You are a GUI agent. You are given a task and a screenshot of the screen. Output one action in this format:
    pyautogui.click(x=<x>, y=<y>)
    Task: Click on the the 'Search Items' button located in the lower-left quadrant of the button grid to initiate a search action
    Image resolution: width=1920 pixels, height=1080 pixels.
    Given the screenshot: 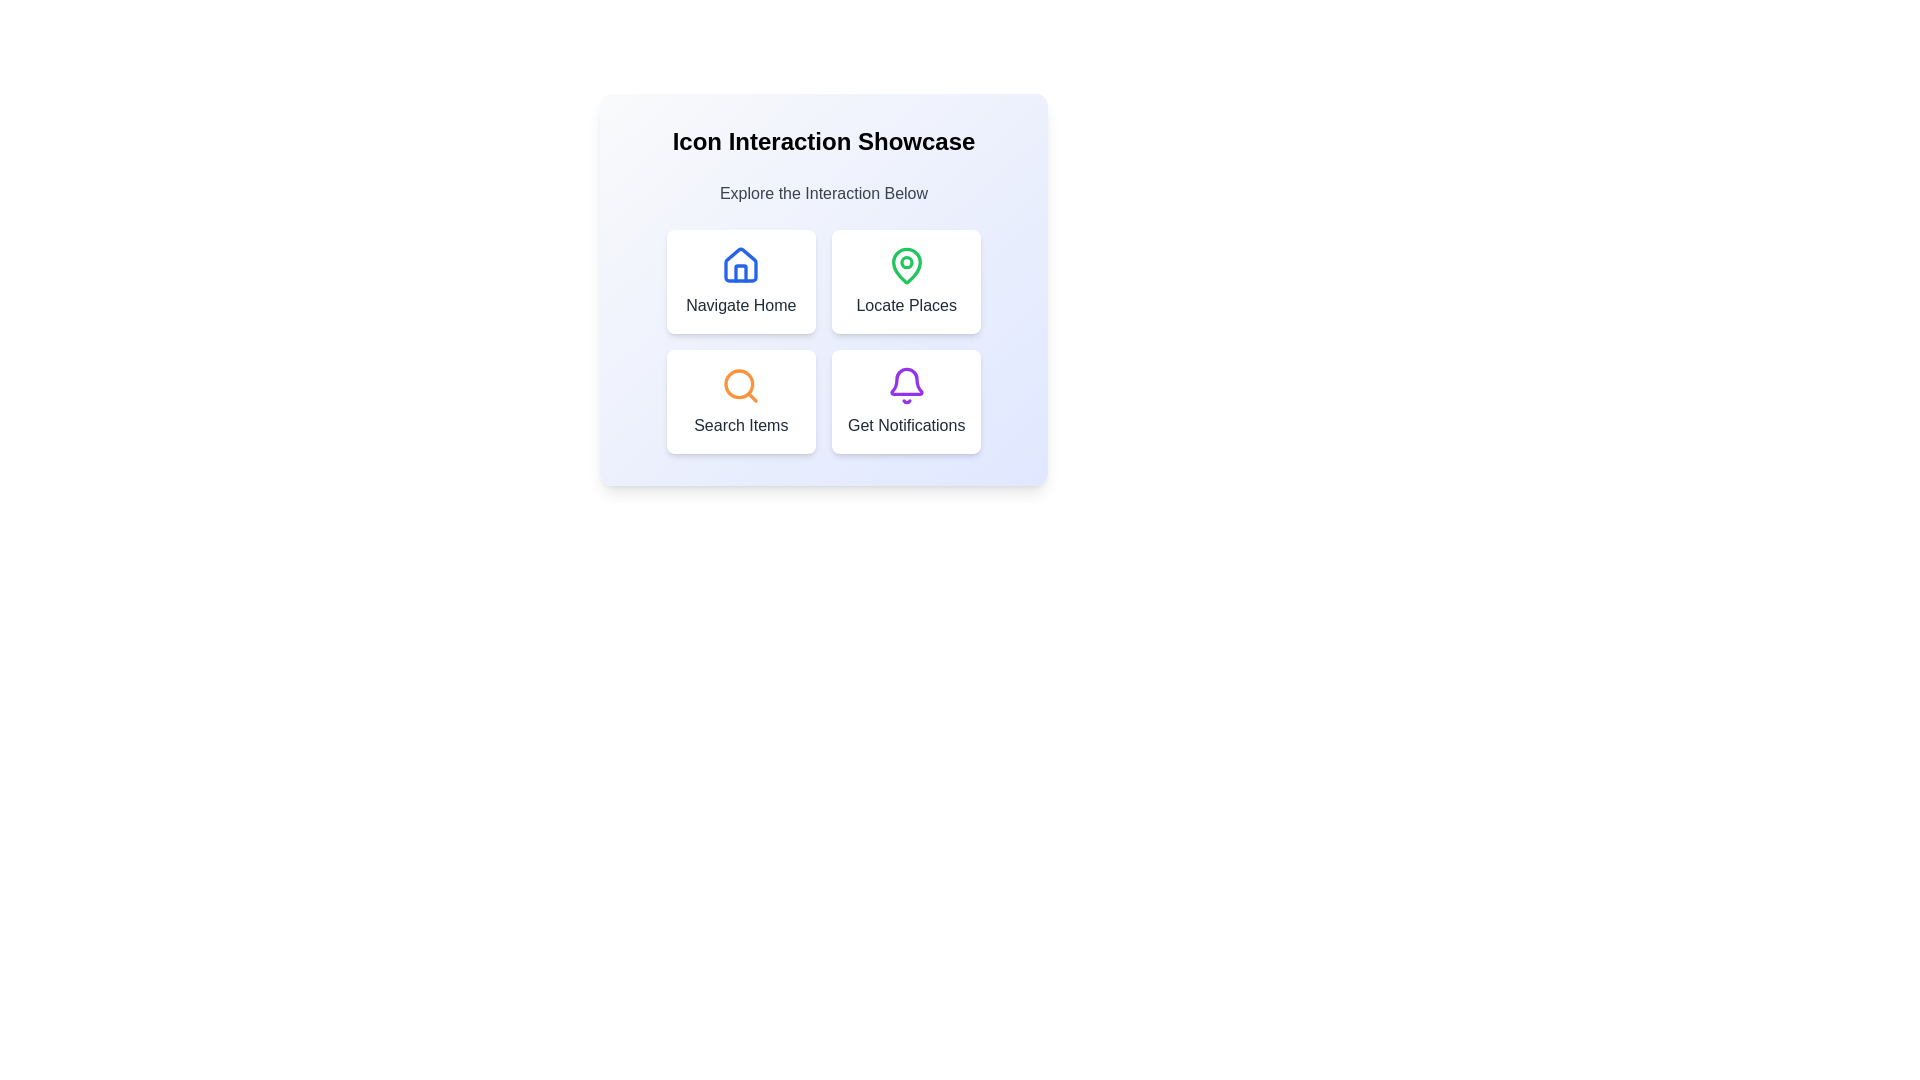 What is the action you would take?
    pyautogui.click(x=740, y=401)
    